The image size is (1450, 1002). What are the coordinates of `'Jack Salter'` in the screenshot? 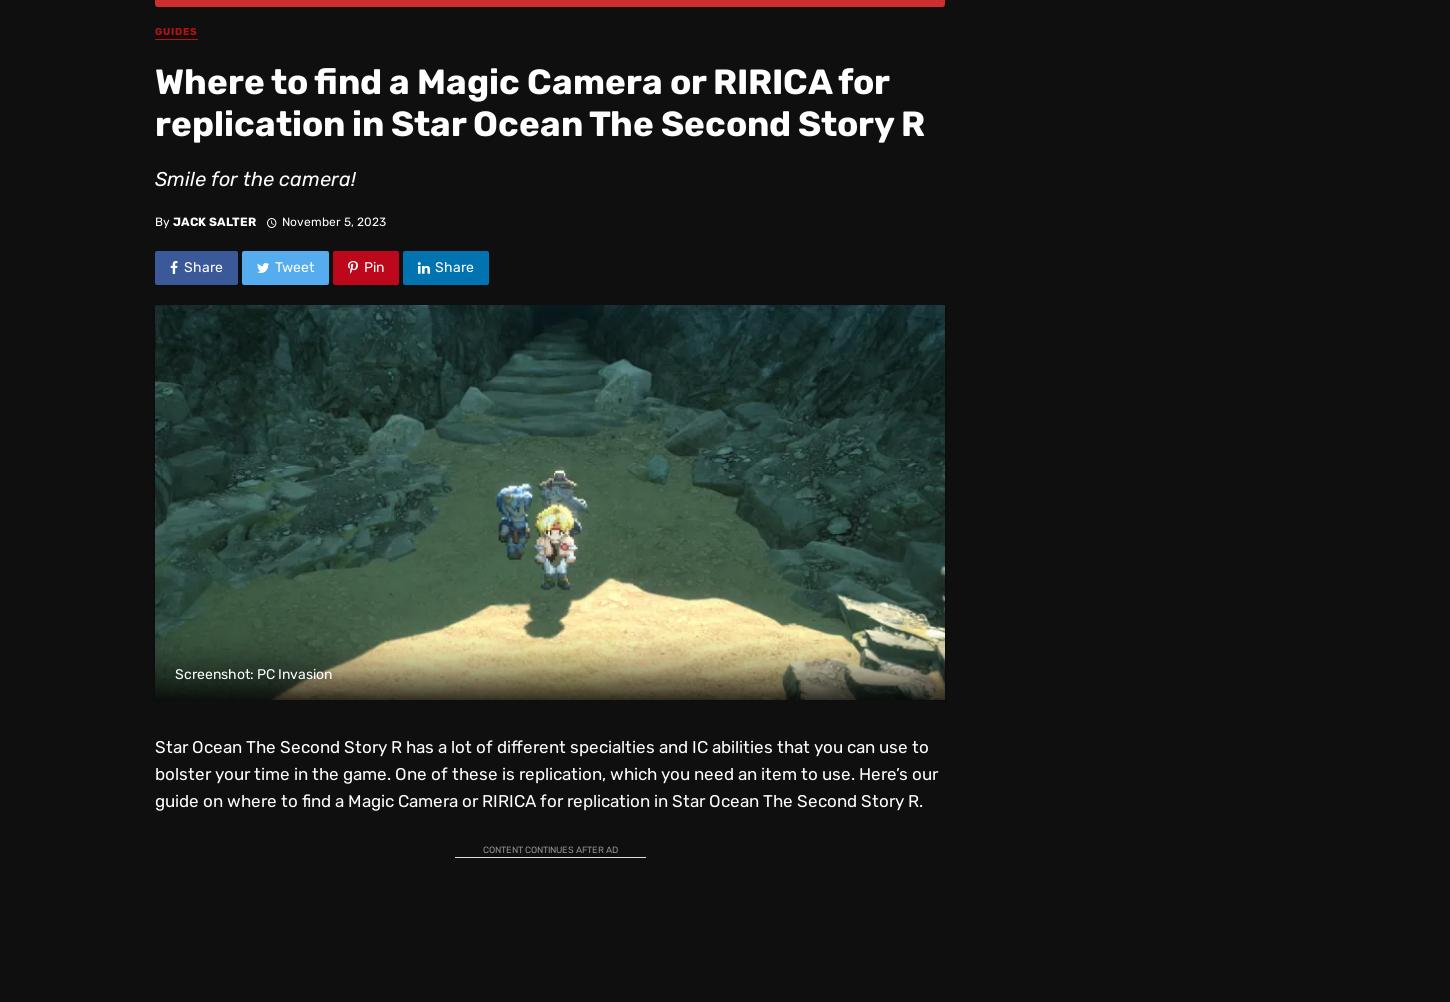 It's located at (213, 222).